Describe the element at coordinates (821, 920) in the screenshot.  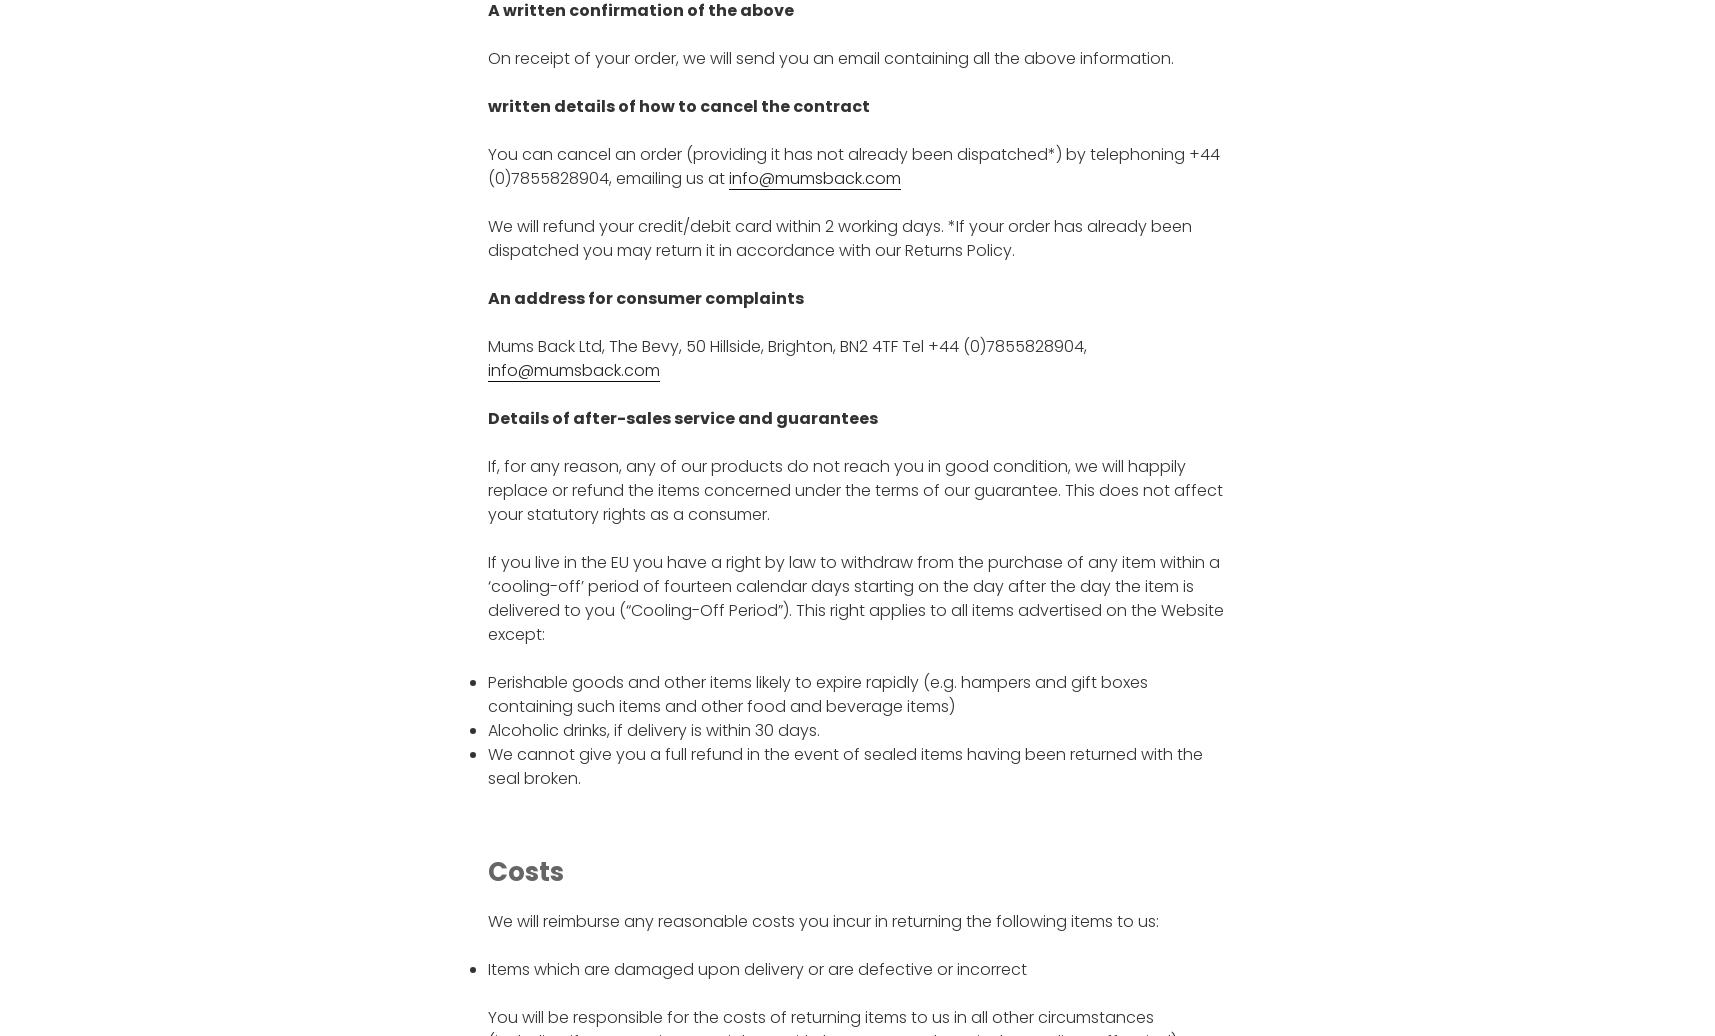
I see `'We will reimburse any reasonable costs you incur in returning the following items to us:'` at that location.